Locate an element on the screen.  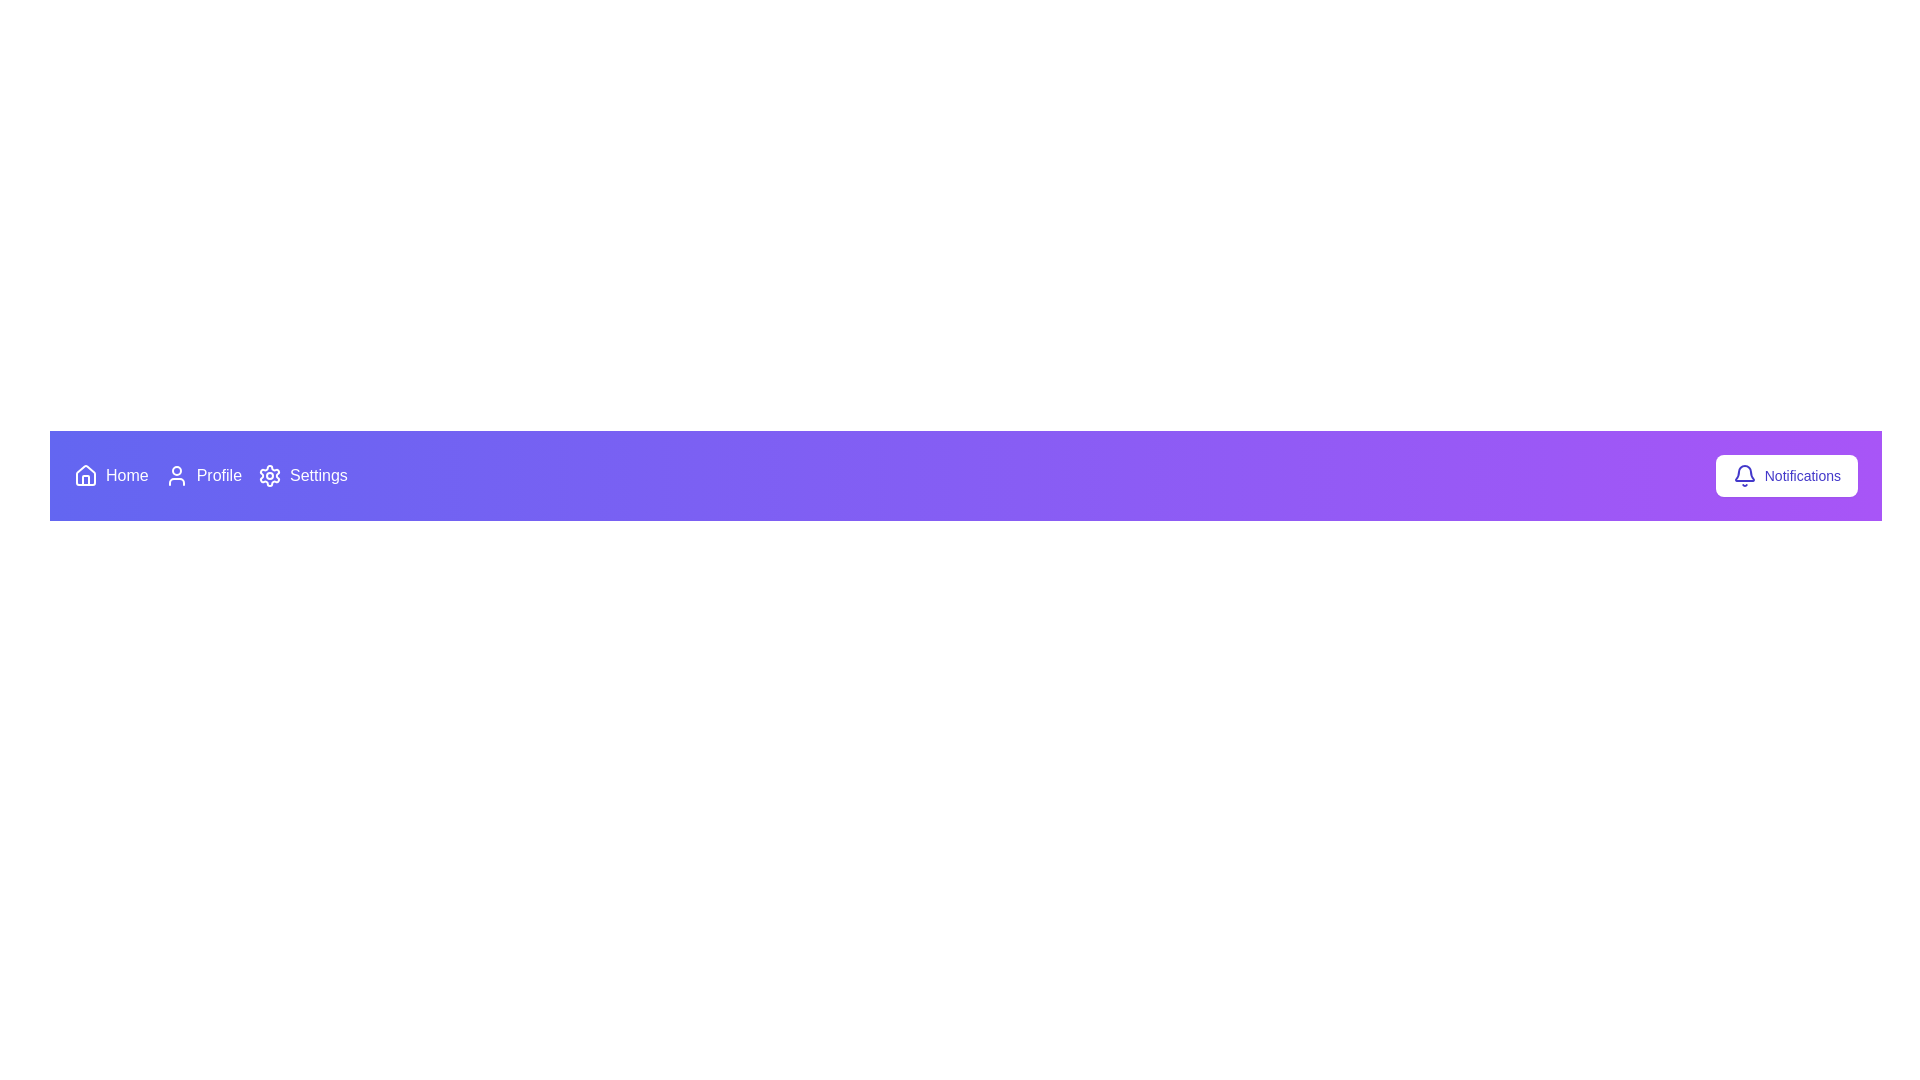
graphical icon element that is part of the house icon located in the leftmost icon of the navigation bar, positioned near the lower center inside the main house structure is located at coordinates (85, 480).